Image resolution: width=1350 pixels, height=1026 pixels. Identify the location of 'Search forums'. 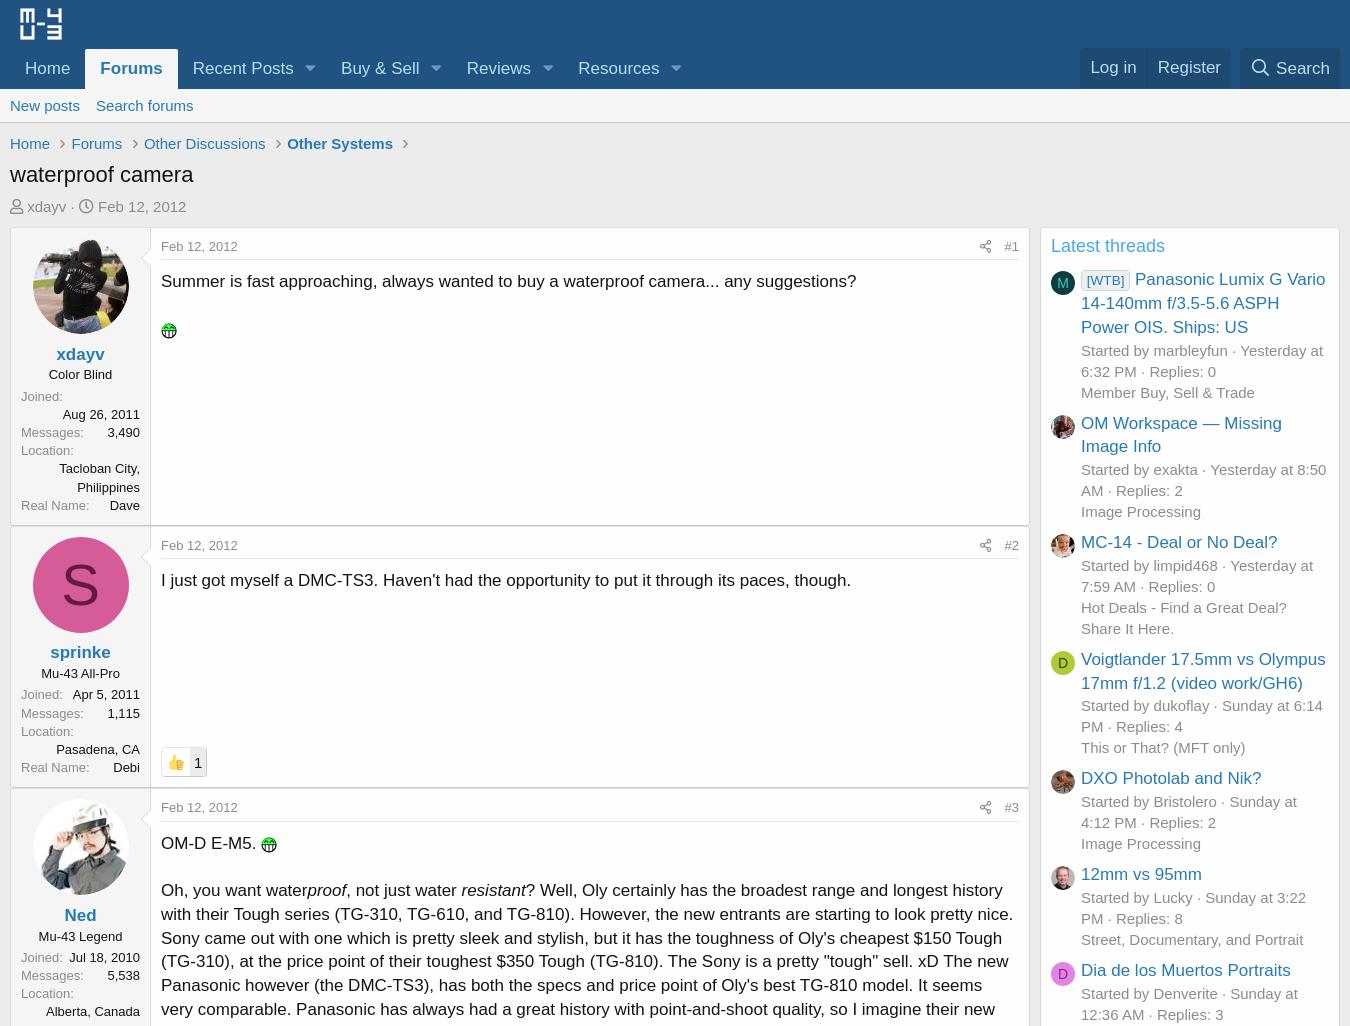
(94, 104).